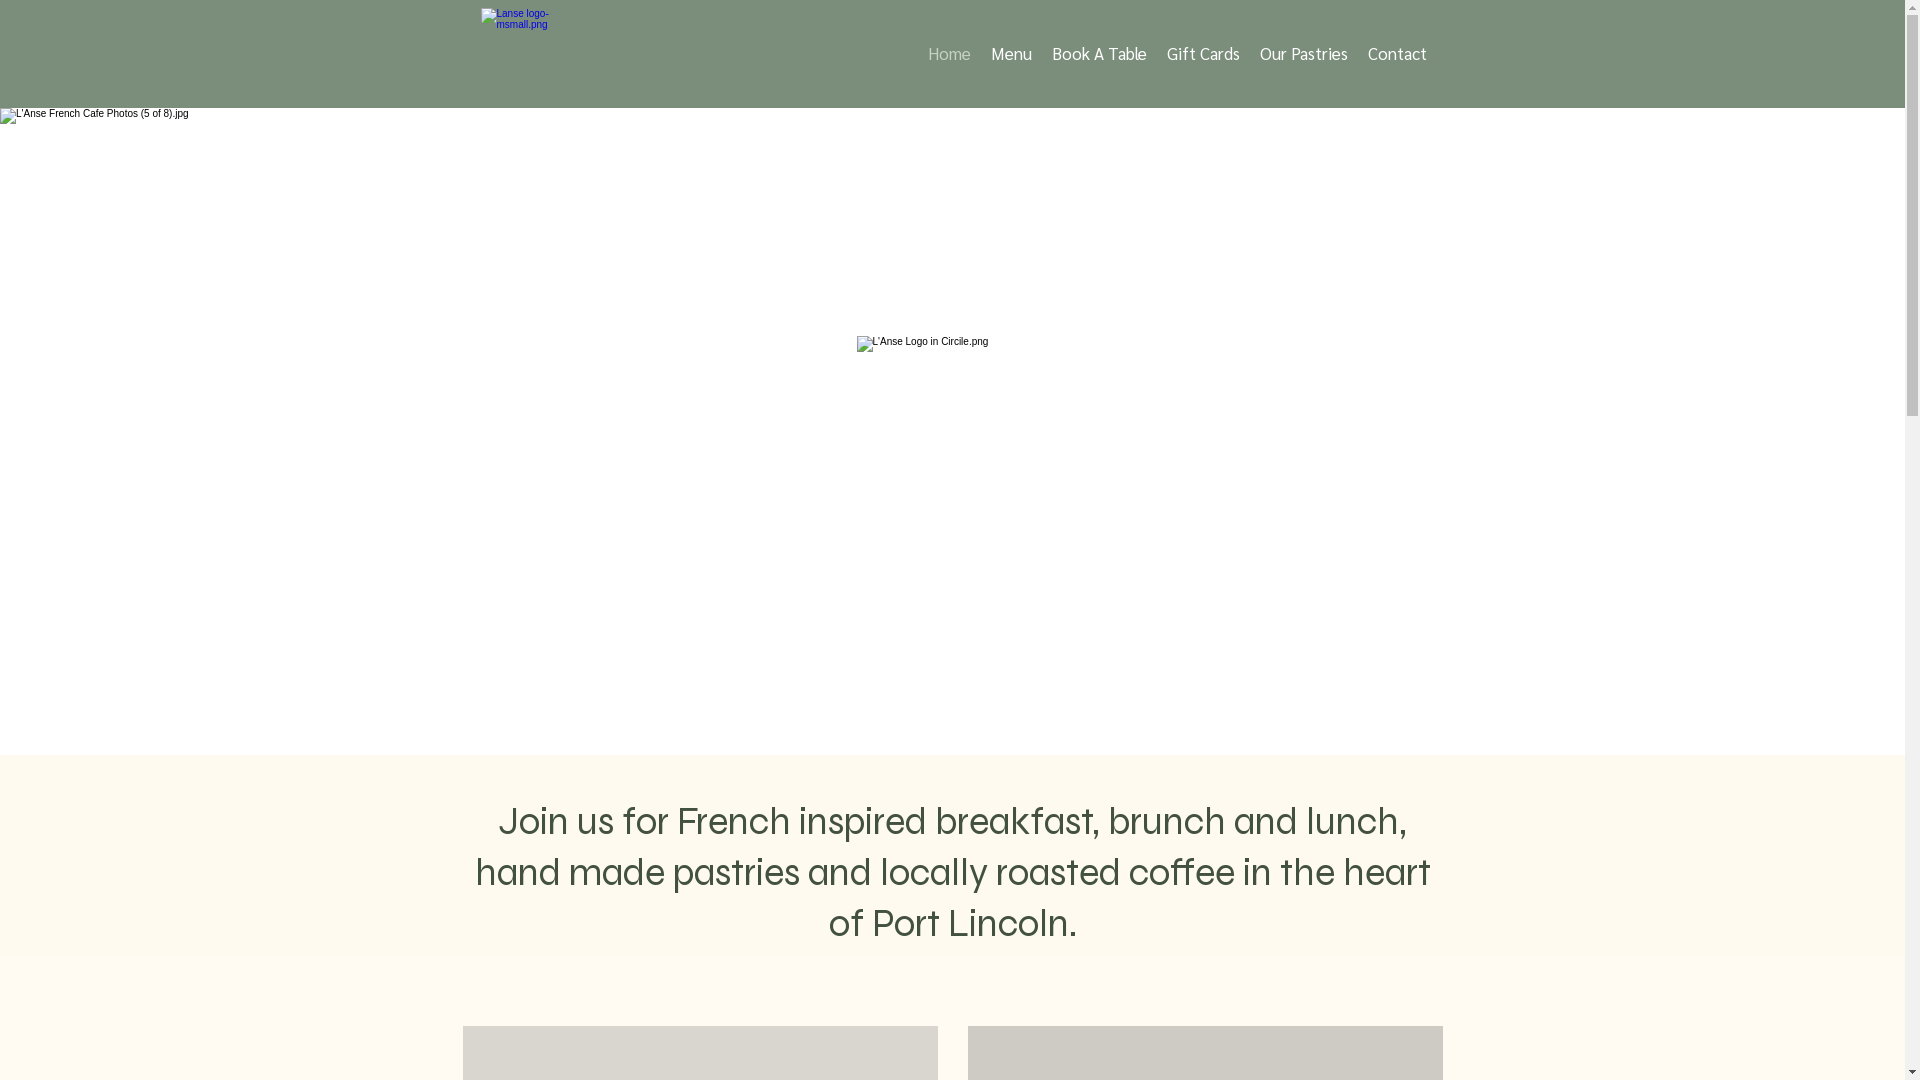 This screenshot has height=1080, width=1920. Describe the element at coordinates (1098, 52) in the screenshot. I see `'Book A Table'` at that location.